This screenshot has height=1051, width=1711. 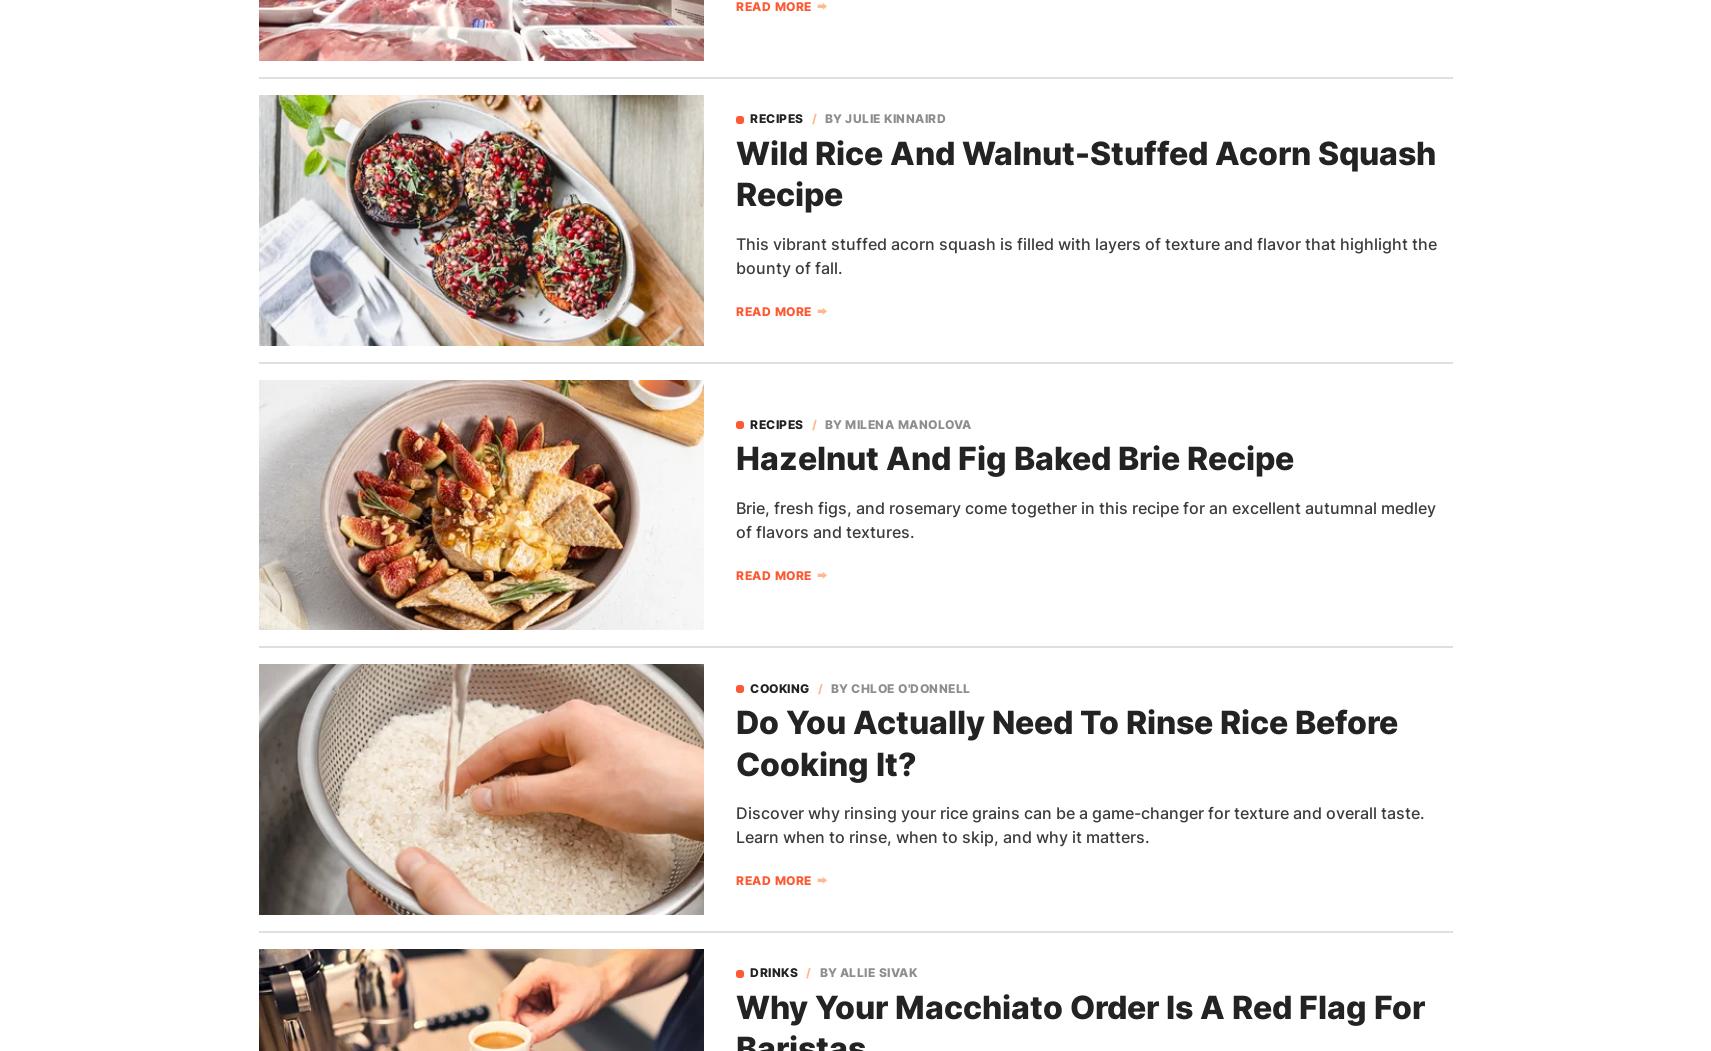 What do you see at coordinates (1014, 457) in the screenshot?
I see `'Hazelnut And Fig Baked Brie Recipe'` at bounding box center [1014, 457].